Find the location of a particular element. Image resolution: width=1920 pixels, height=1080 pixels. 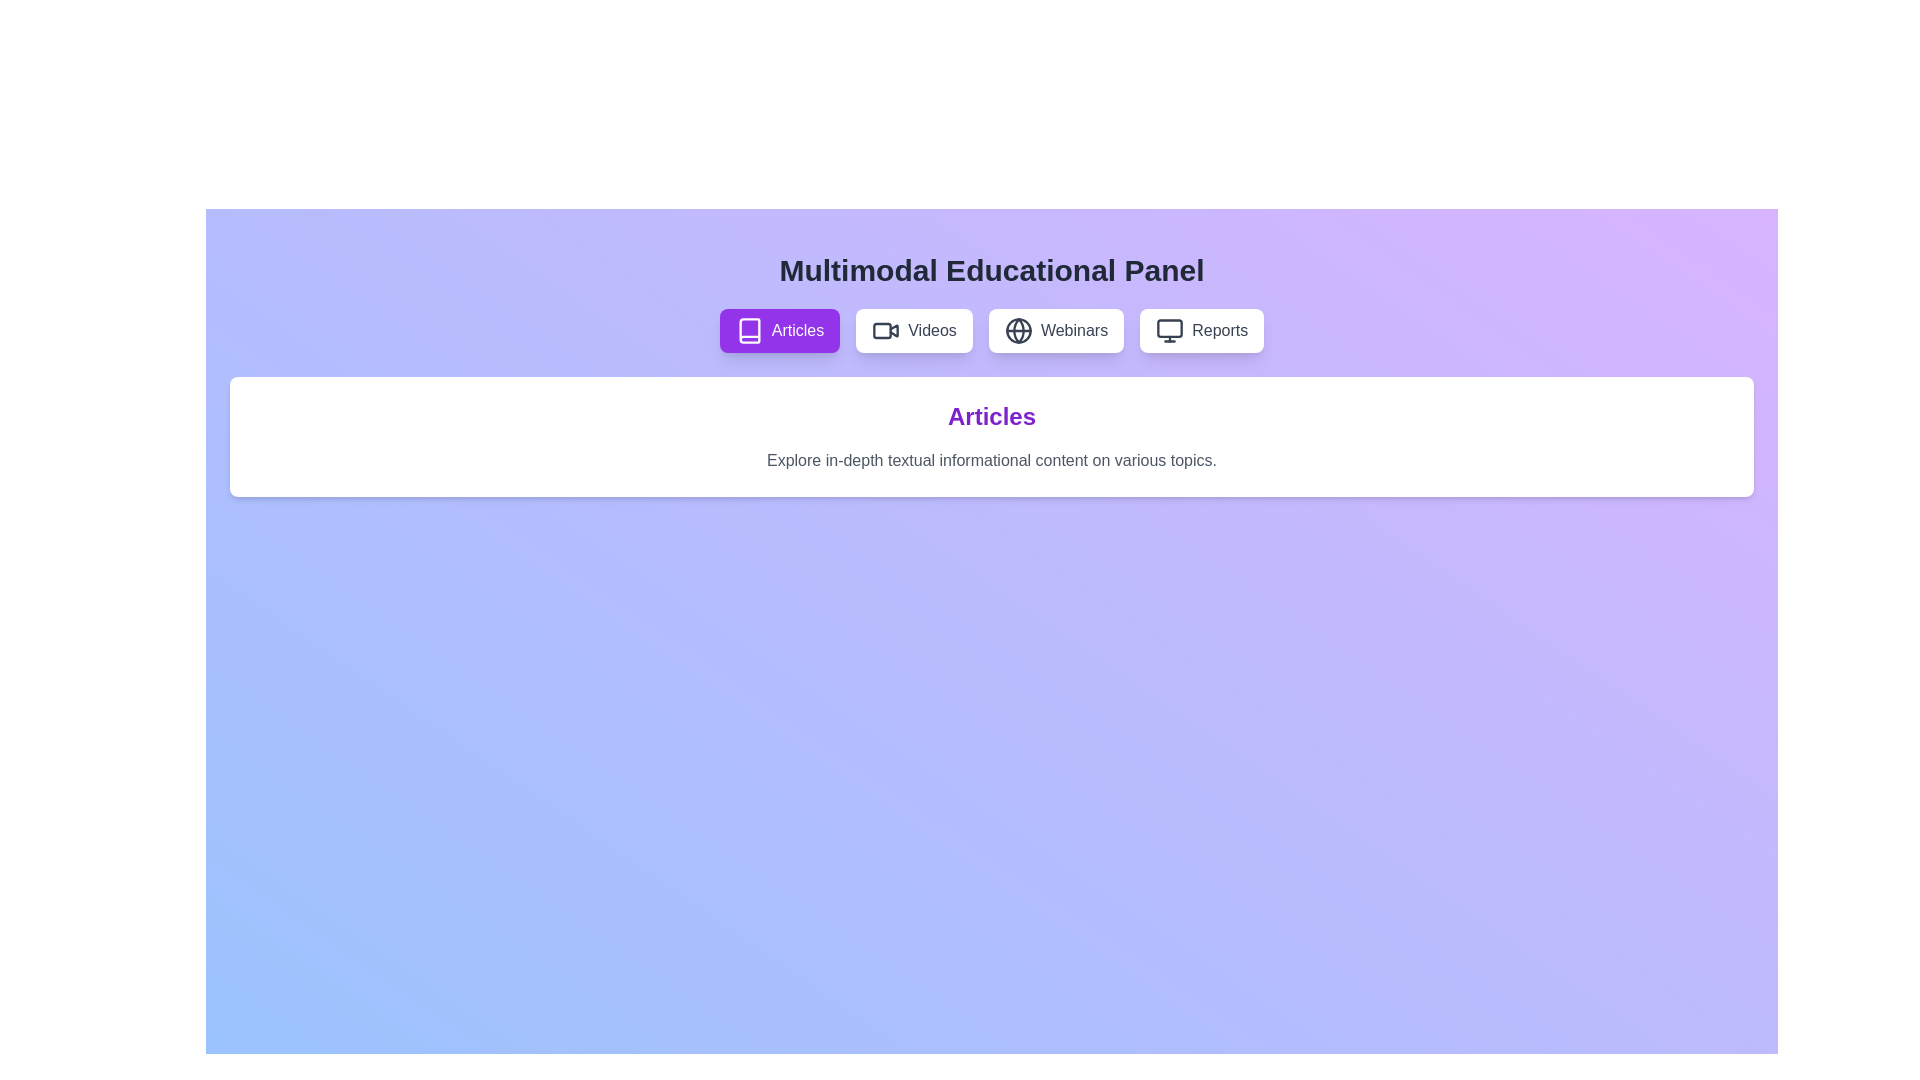

the rectangular button with rounded corners, purple background, and white text labeled 'Articles' is located at coordinates (779, 330).